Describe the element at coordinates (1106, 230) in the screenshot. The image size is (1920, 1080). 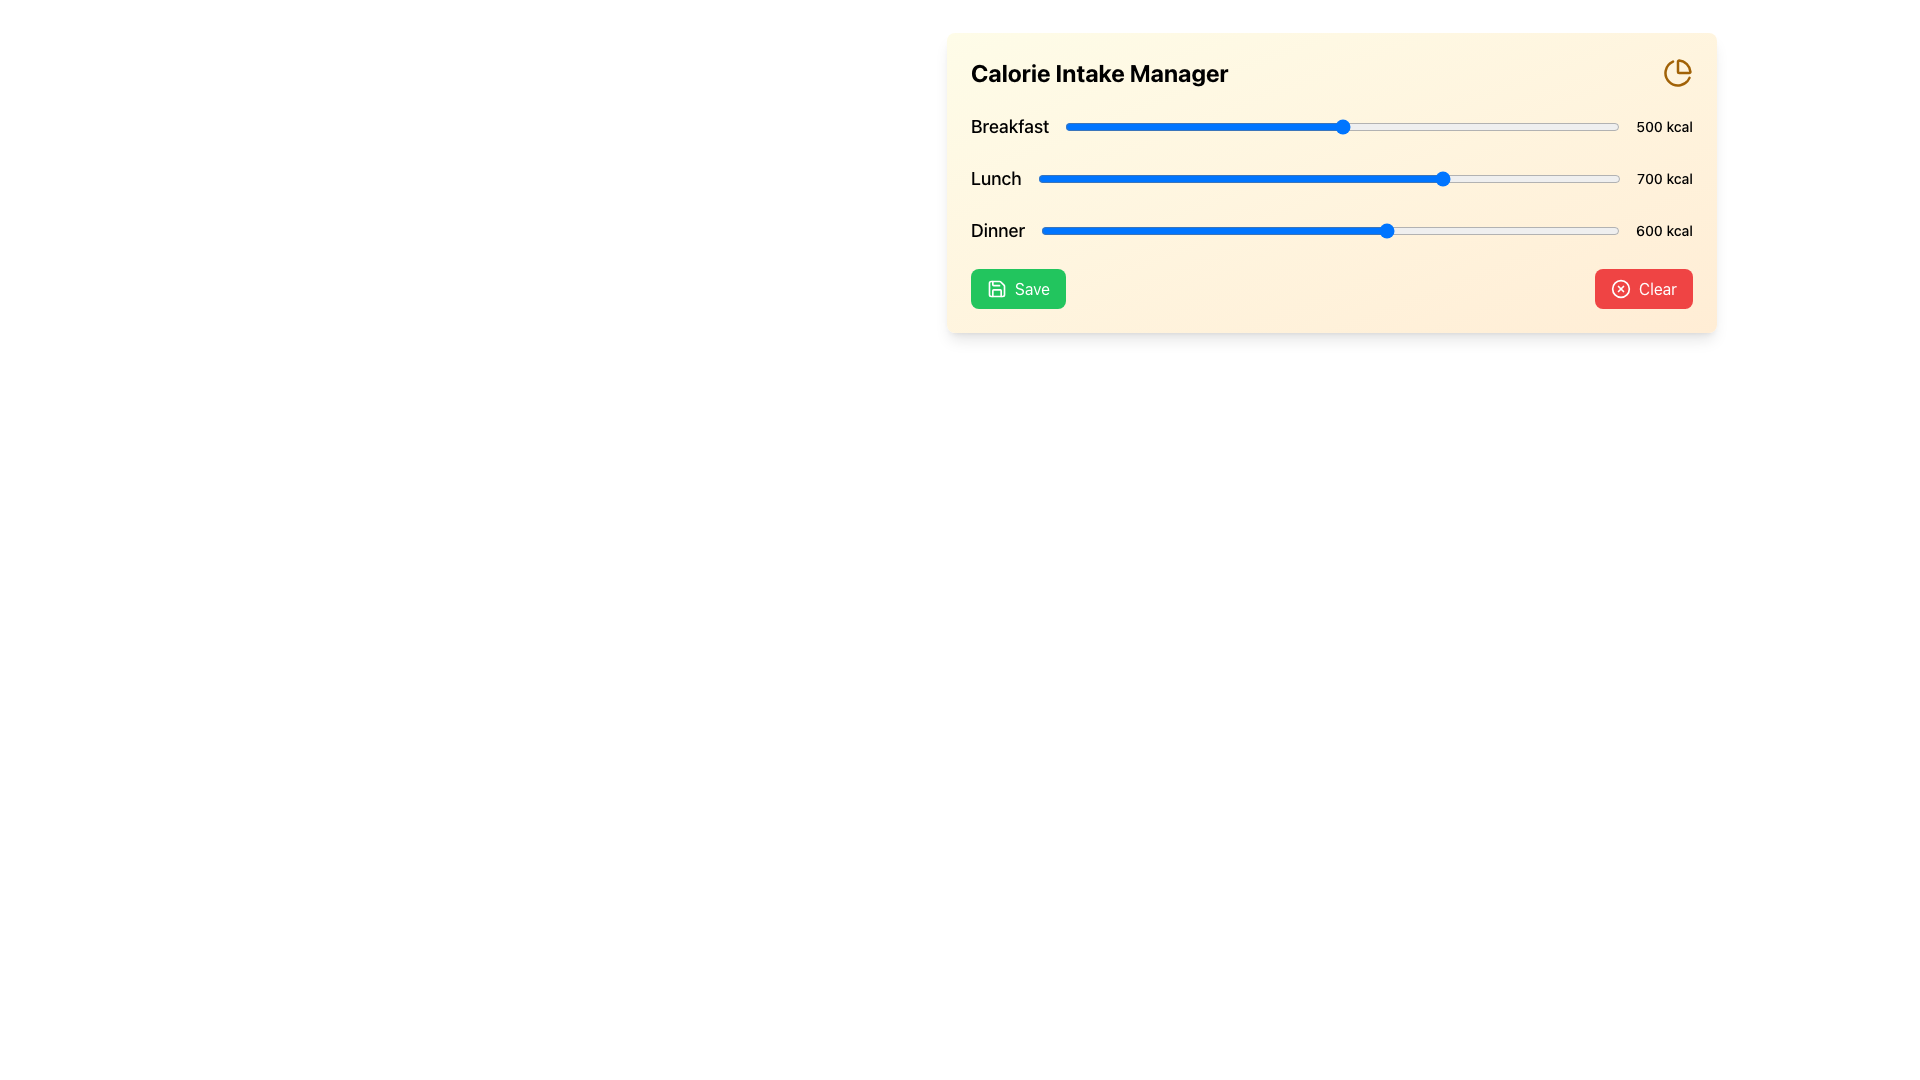
I see `the dinner calorie intake slider` at that location.